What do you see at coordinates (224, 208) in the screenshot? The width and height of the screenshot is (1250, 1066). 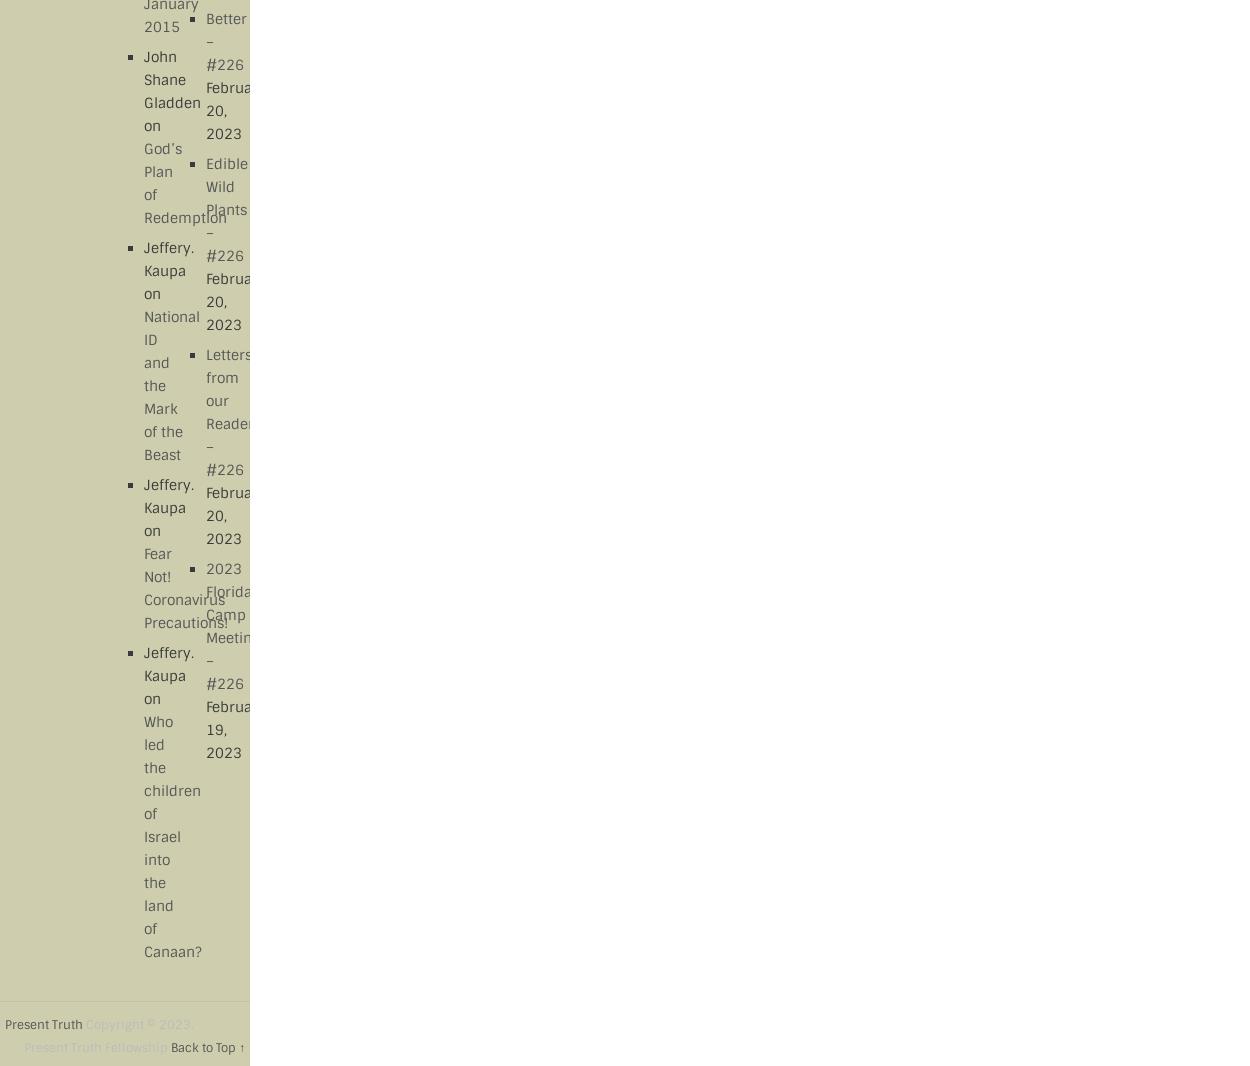 I see `'Edible Wild Plants – #226'` at bounding box center [224, 208].